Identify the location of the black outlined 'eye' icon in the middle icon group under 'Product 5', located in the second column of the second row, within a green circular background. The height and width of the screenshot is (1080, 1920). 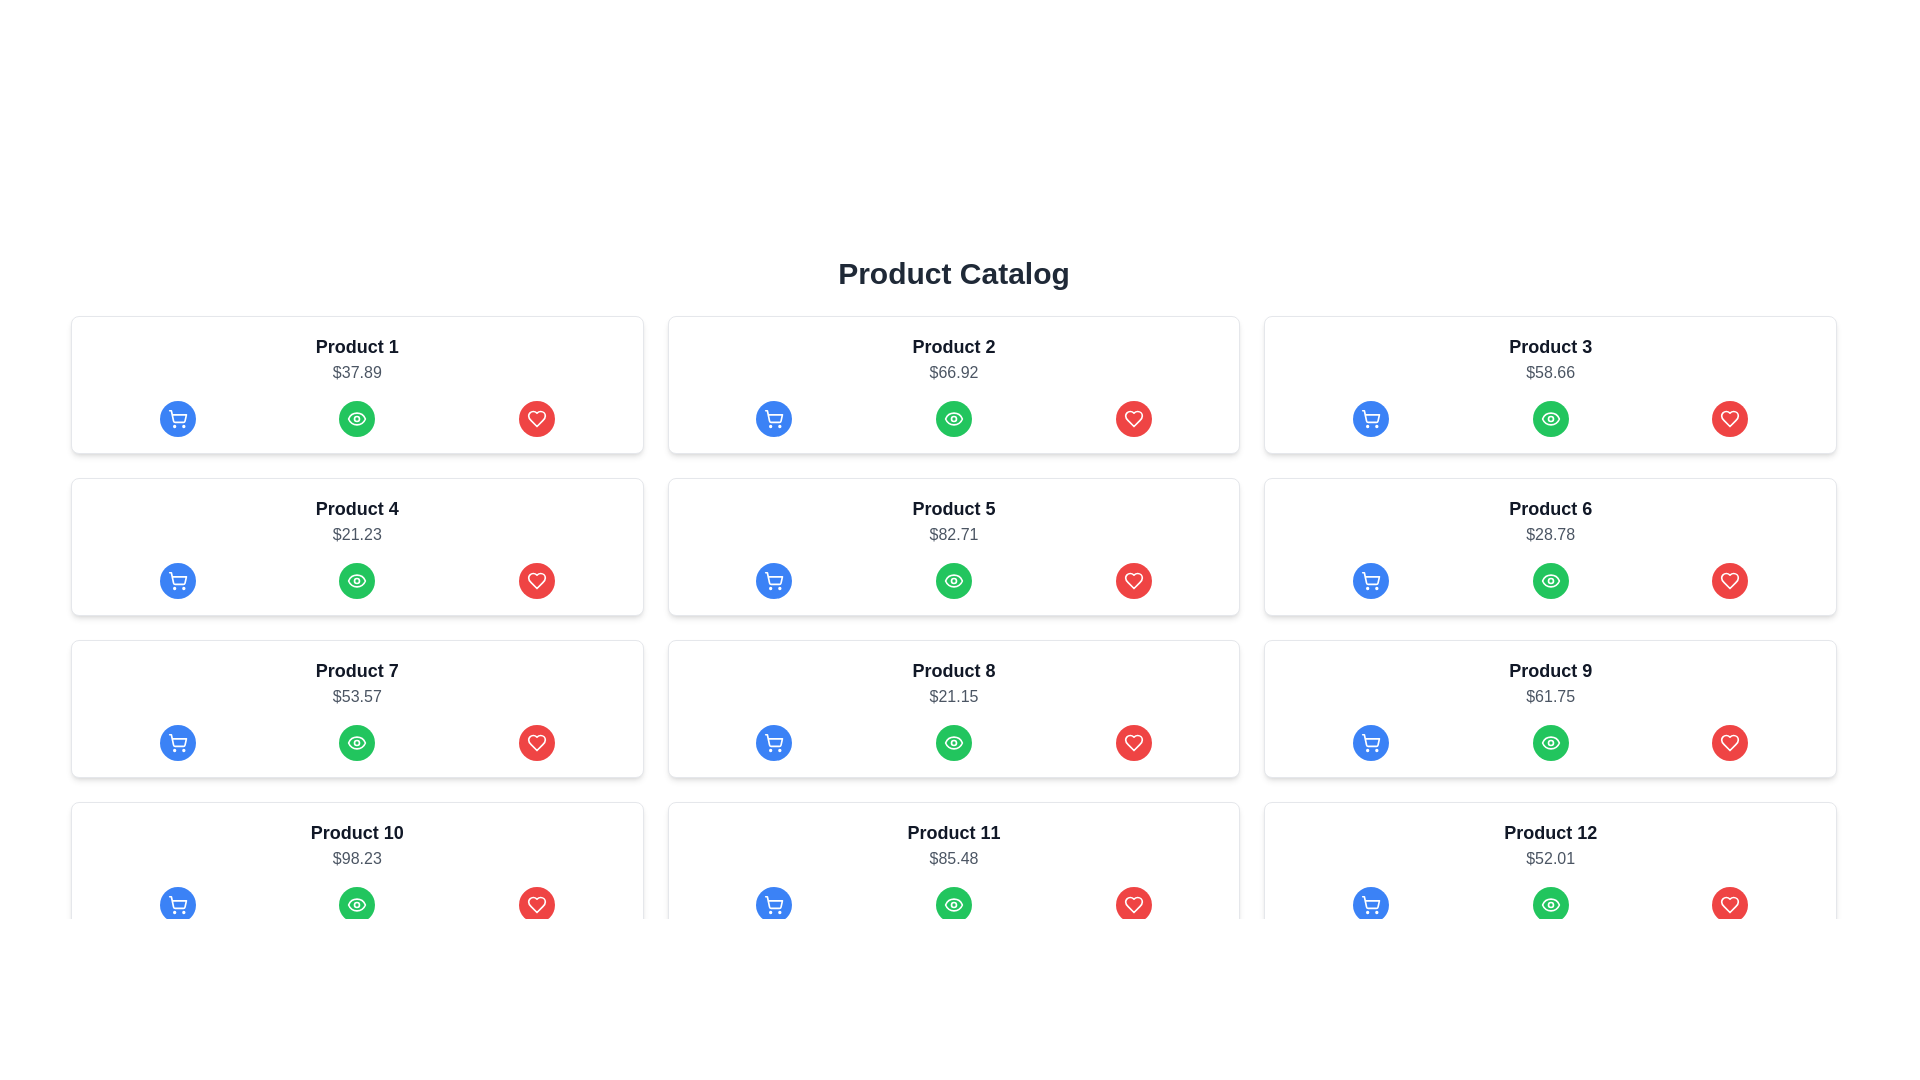
(953, 418).